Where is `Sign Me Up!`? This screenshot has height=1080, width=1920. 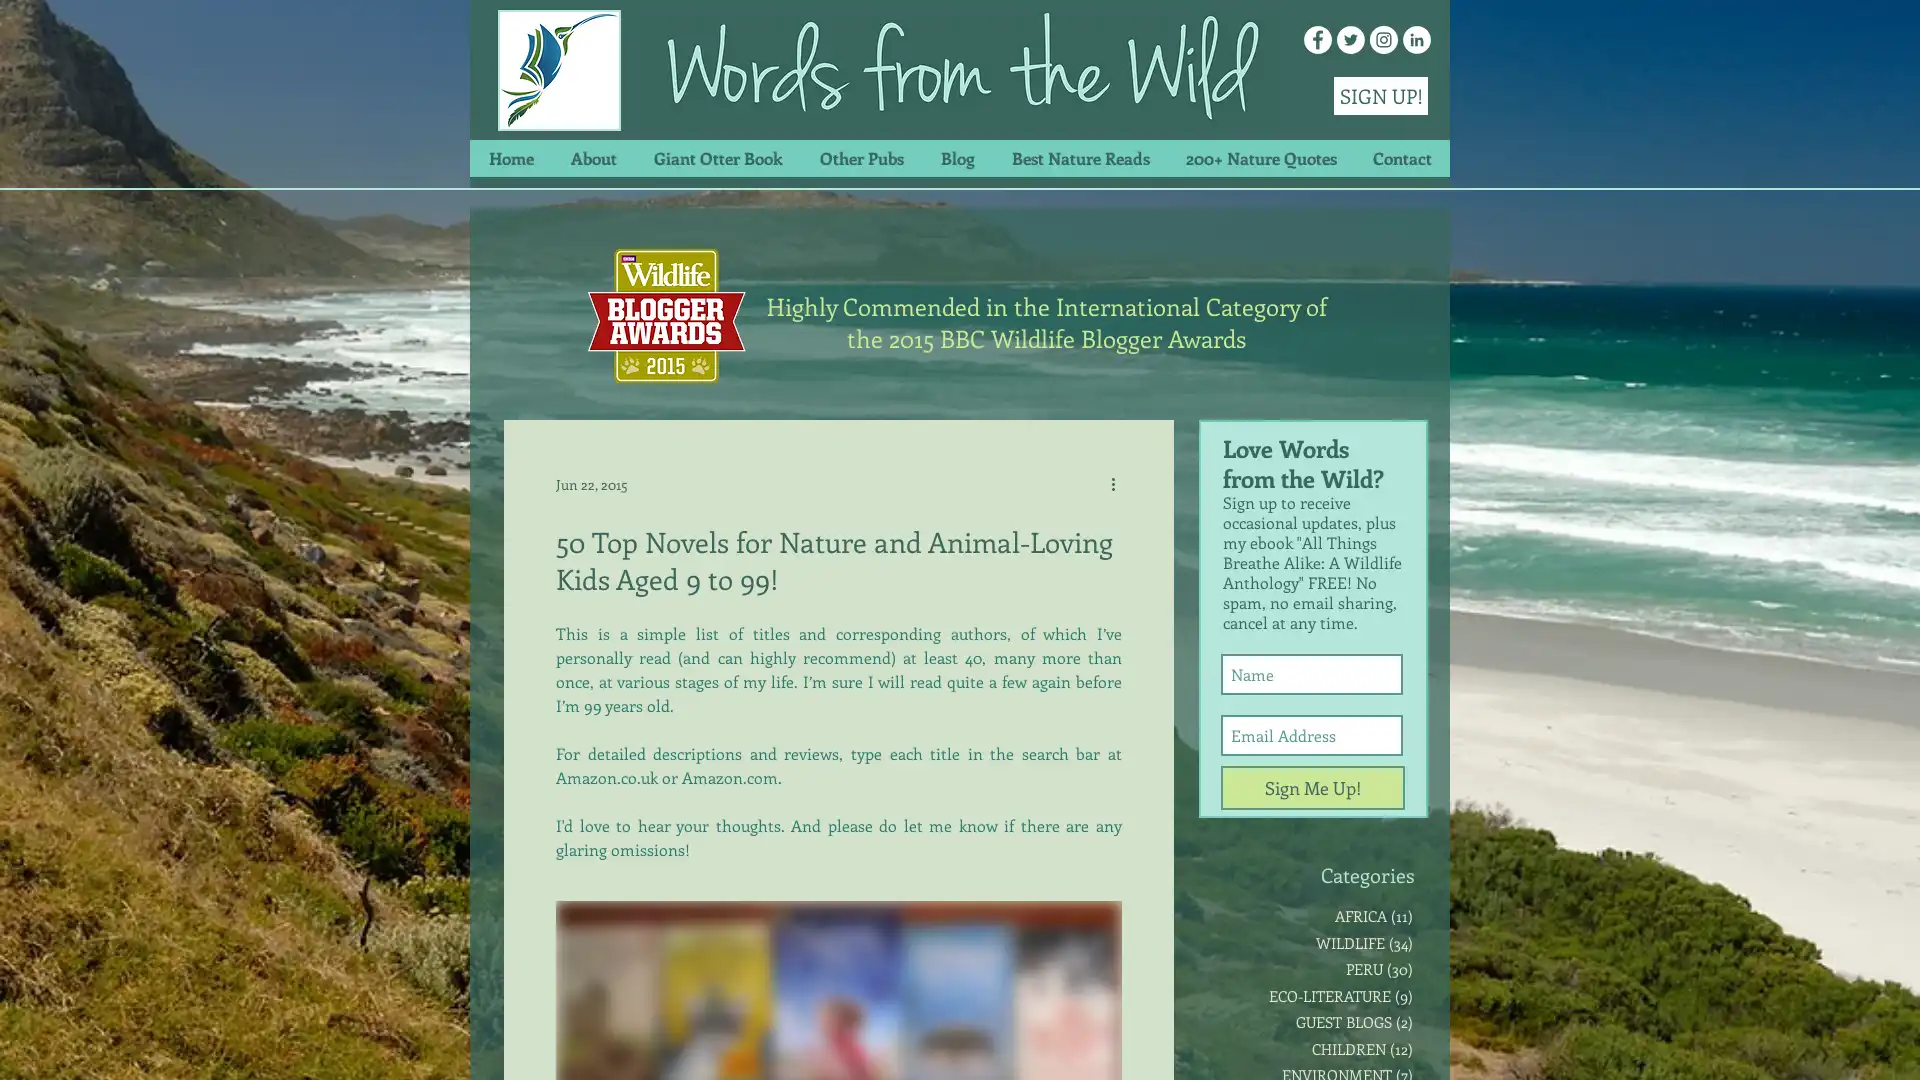 Sign Me Up! is located at coordinates (1313, 786).